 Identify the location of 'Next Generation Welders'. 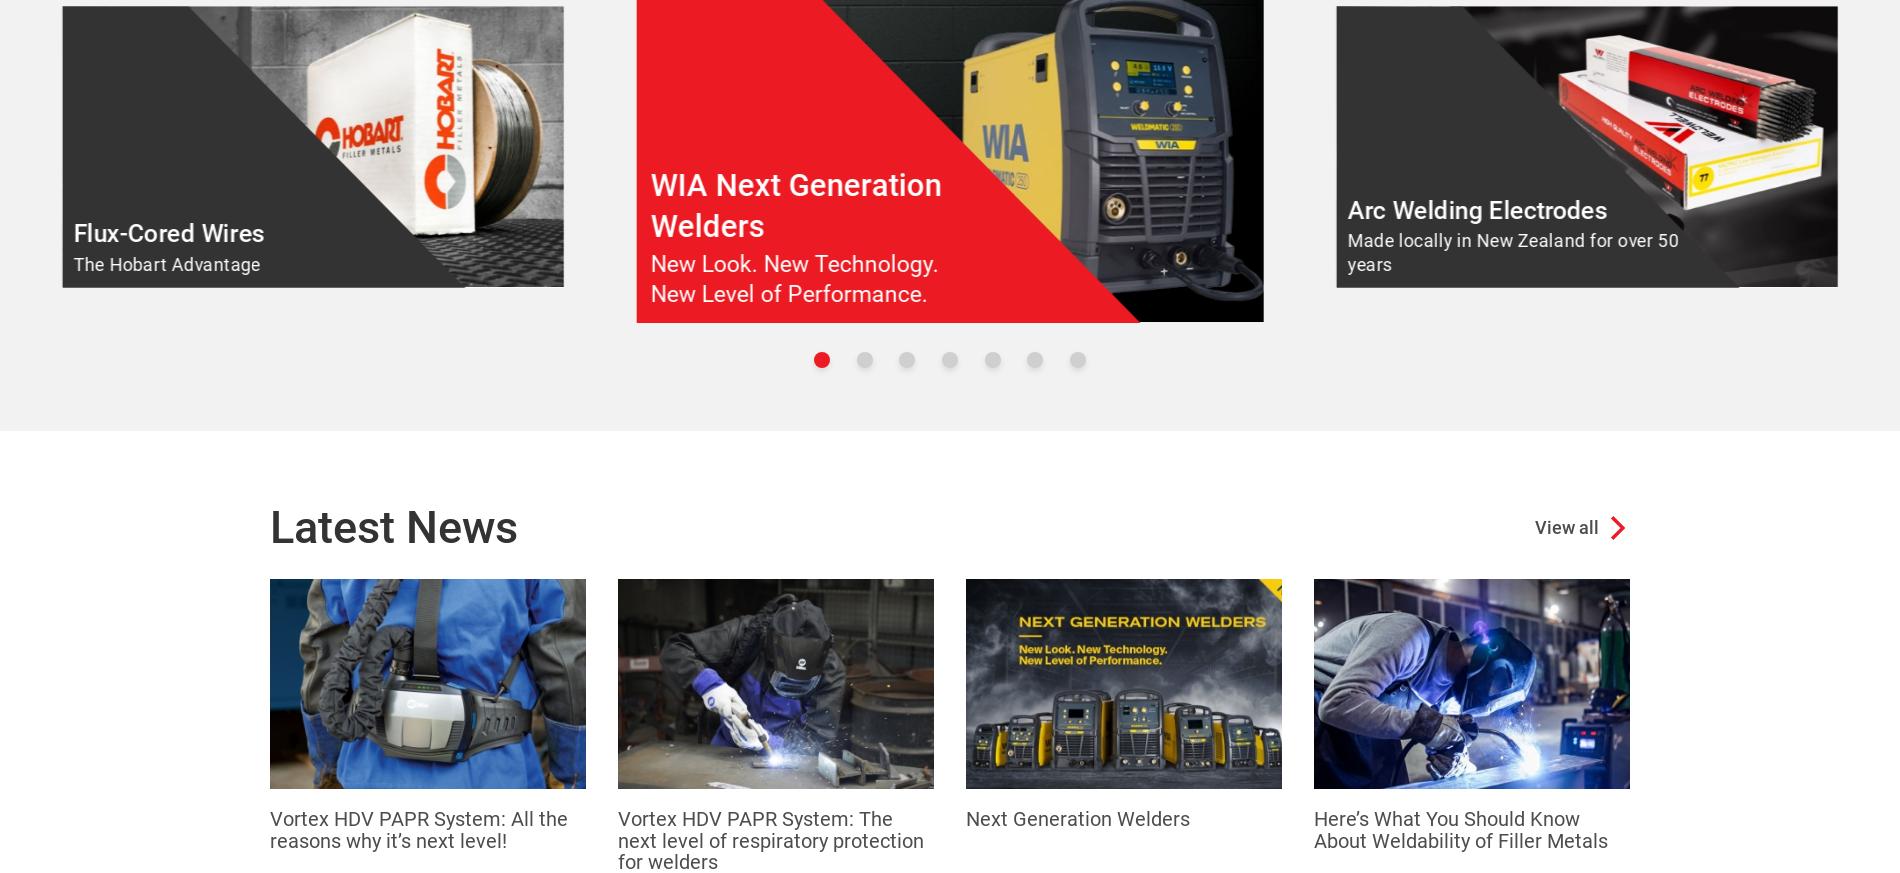
(1078, 818).